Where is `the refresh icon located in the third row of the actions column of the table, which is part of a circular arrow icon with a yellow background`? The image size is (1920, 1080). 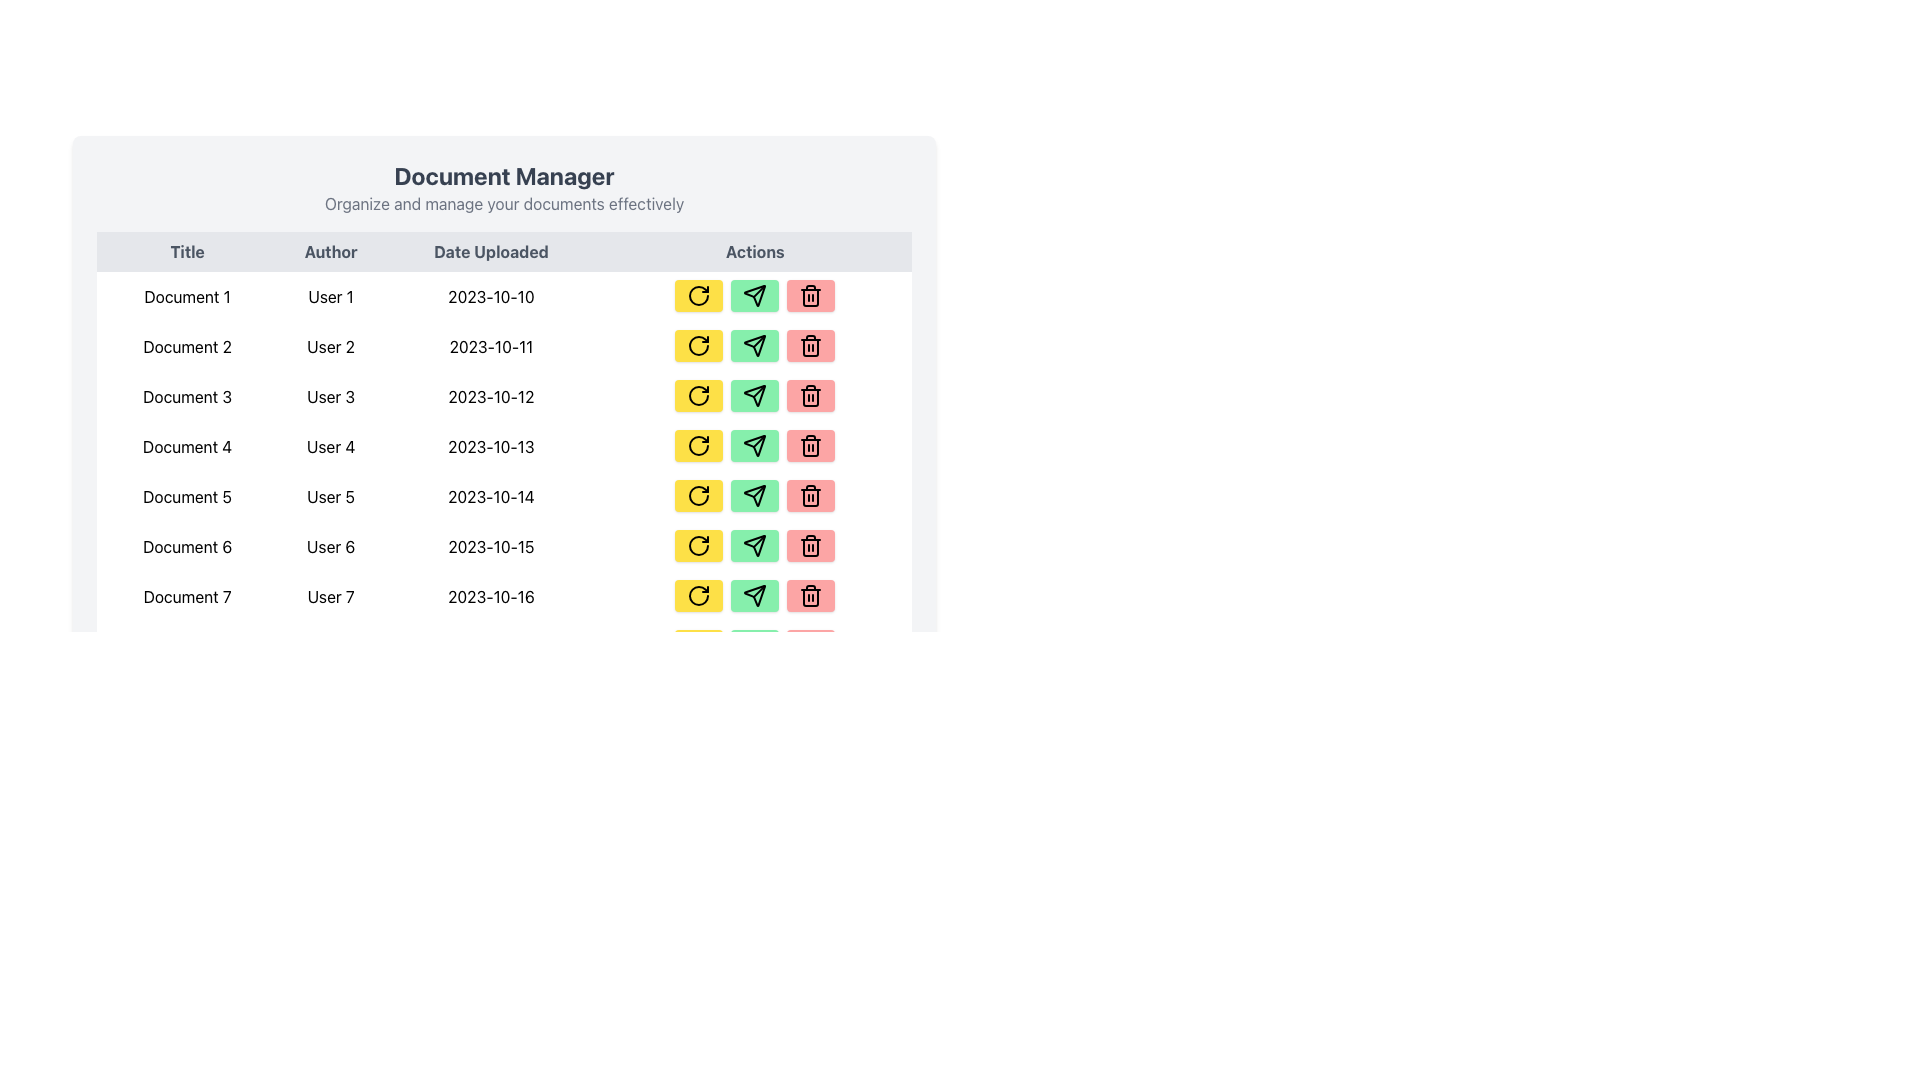
the refresh icon located in the third row of the actions column of the table, which is part of a circular arrow icon with a yellow background is located at coordinates (699, 396).